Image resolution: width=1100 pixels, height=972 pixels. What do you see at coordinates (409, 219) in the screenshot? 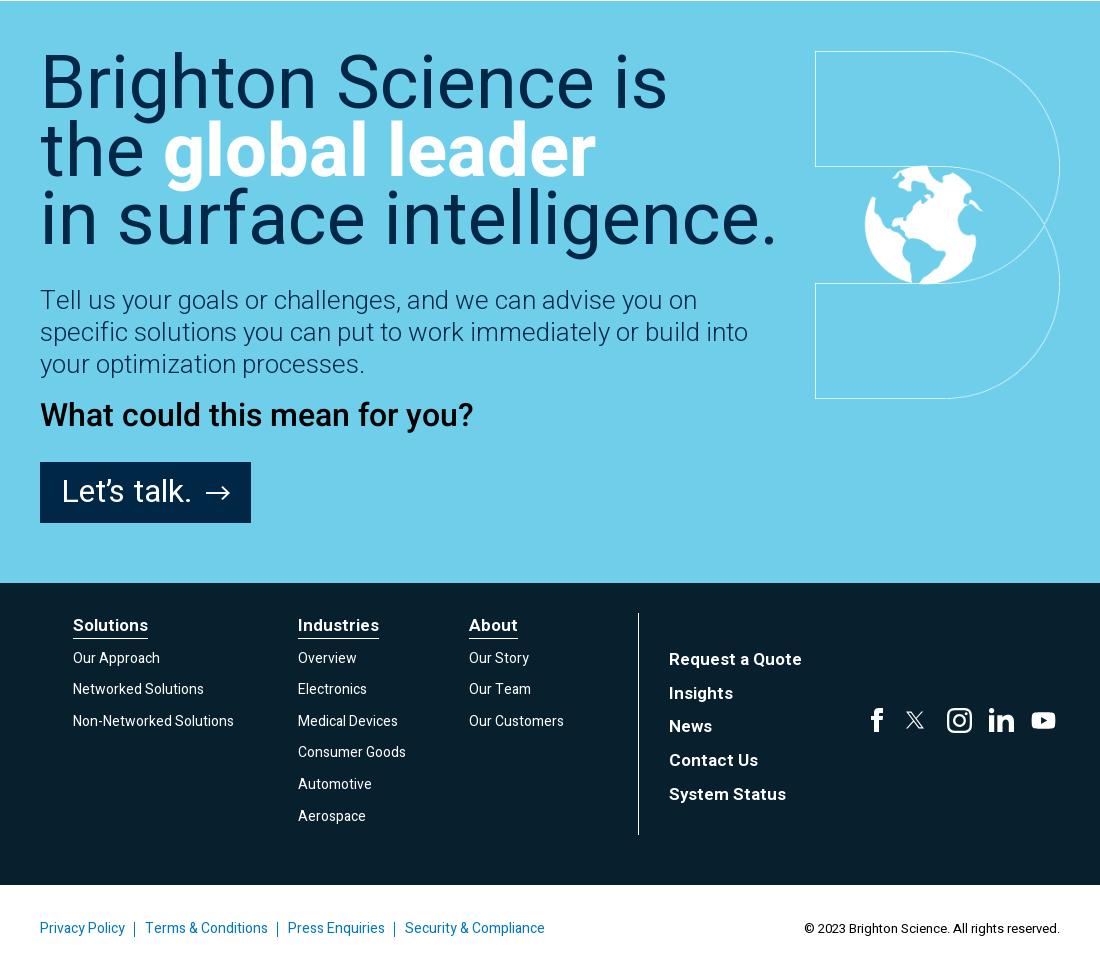
I see `'in surface intelligence.'` at bounding box center [409, 219].